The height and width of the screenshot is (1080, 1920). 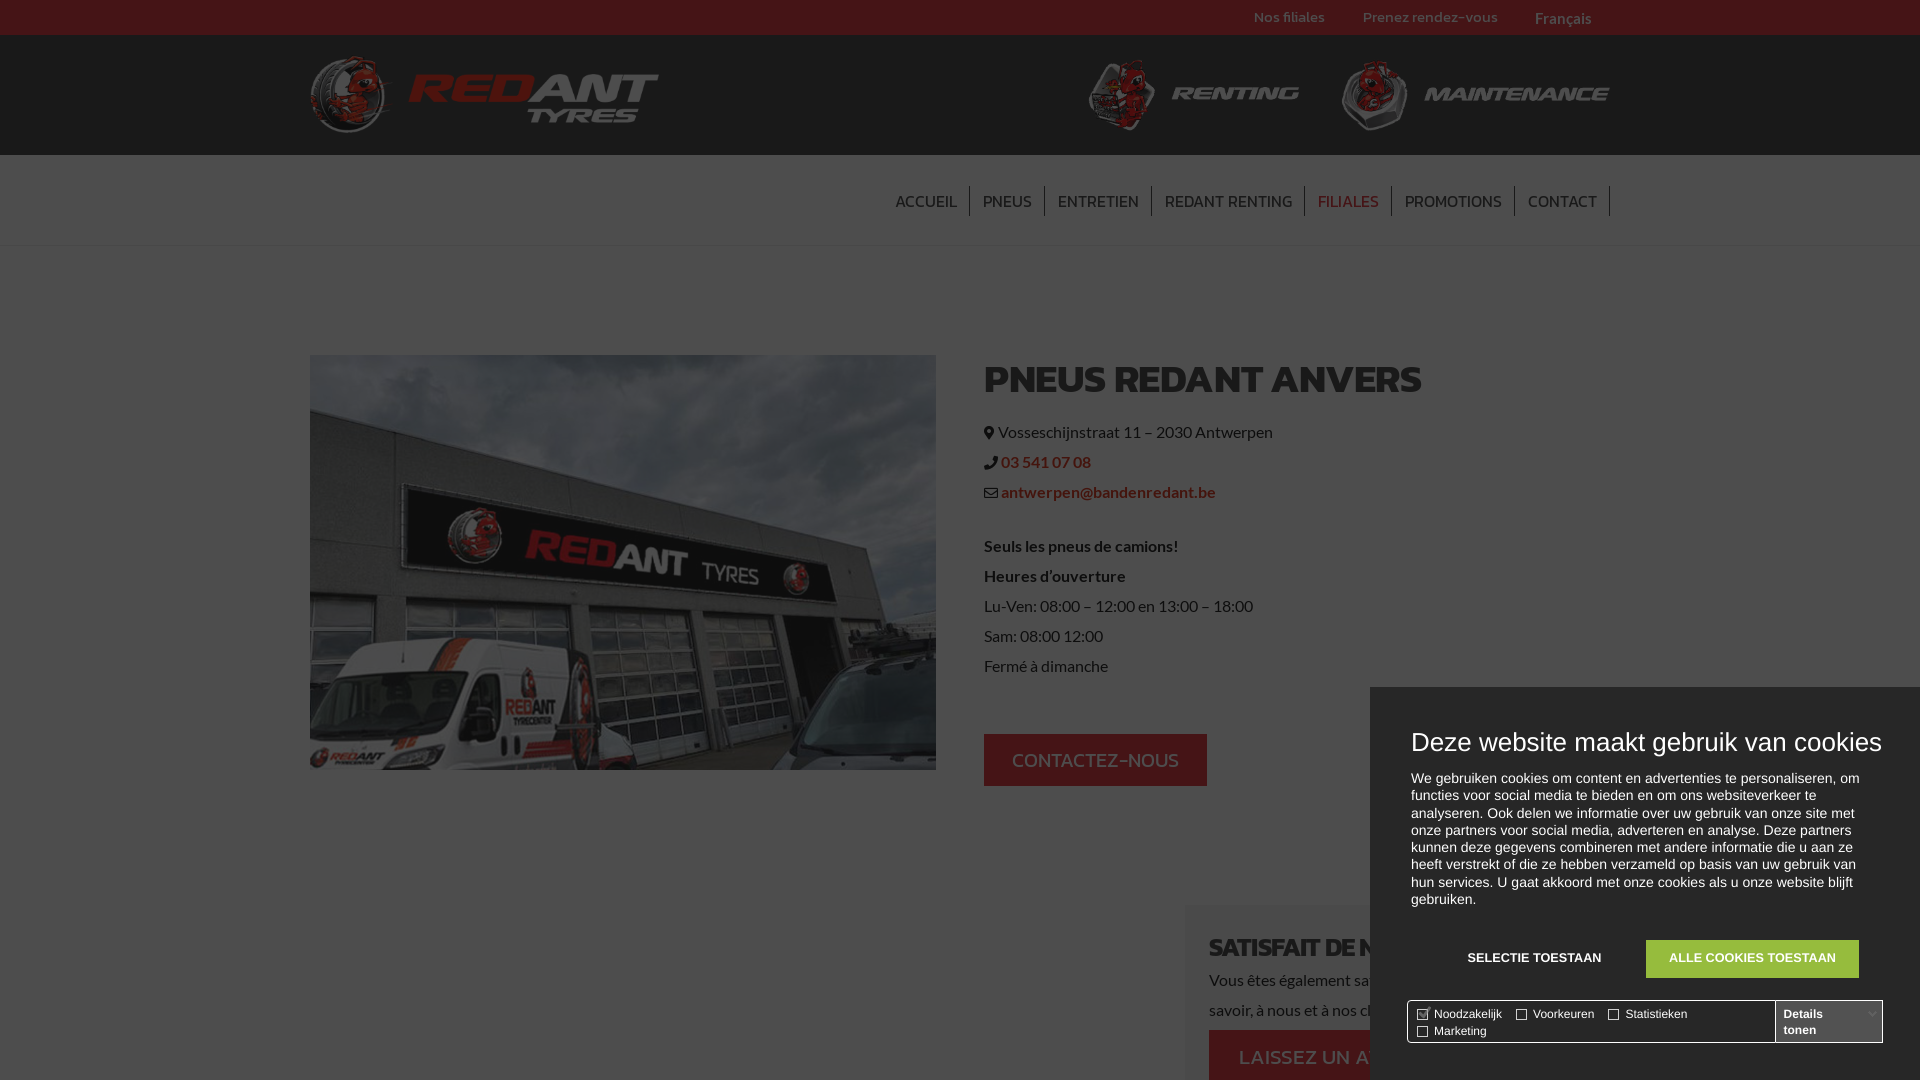 I want to click on 'PROMOTIONS', so click(x=1453, y=200).